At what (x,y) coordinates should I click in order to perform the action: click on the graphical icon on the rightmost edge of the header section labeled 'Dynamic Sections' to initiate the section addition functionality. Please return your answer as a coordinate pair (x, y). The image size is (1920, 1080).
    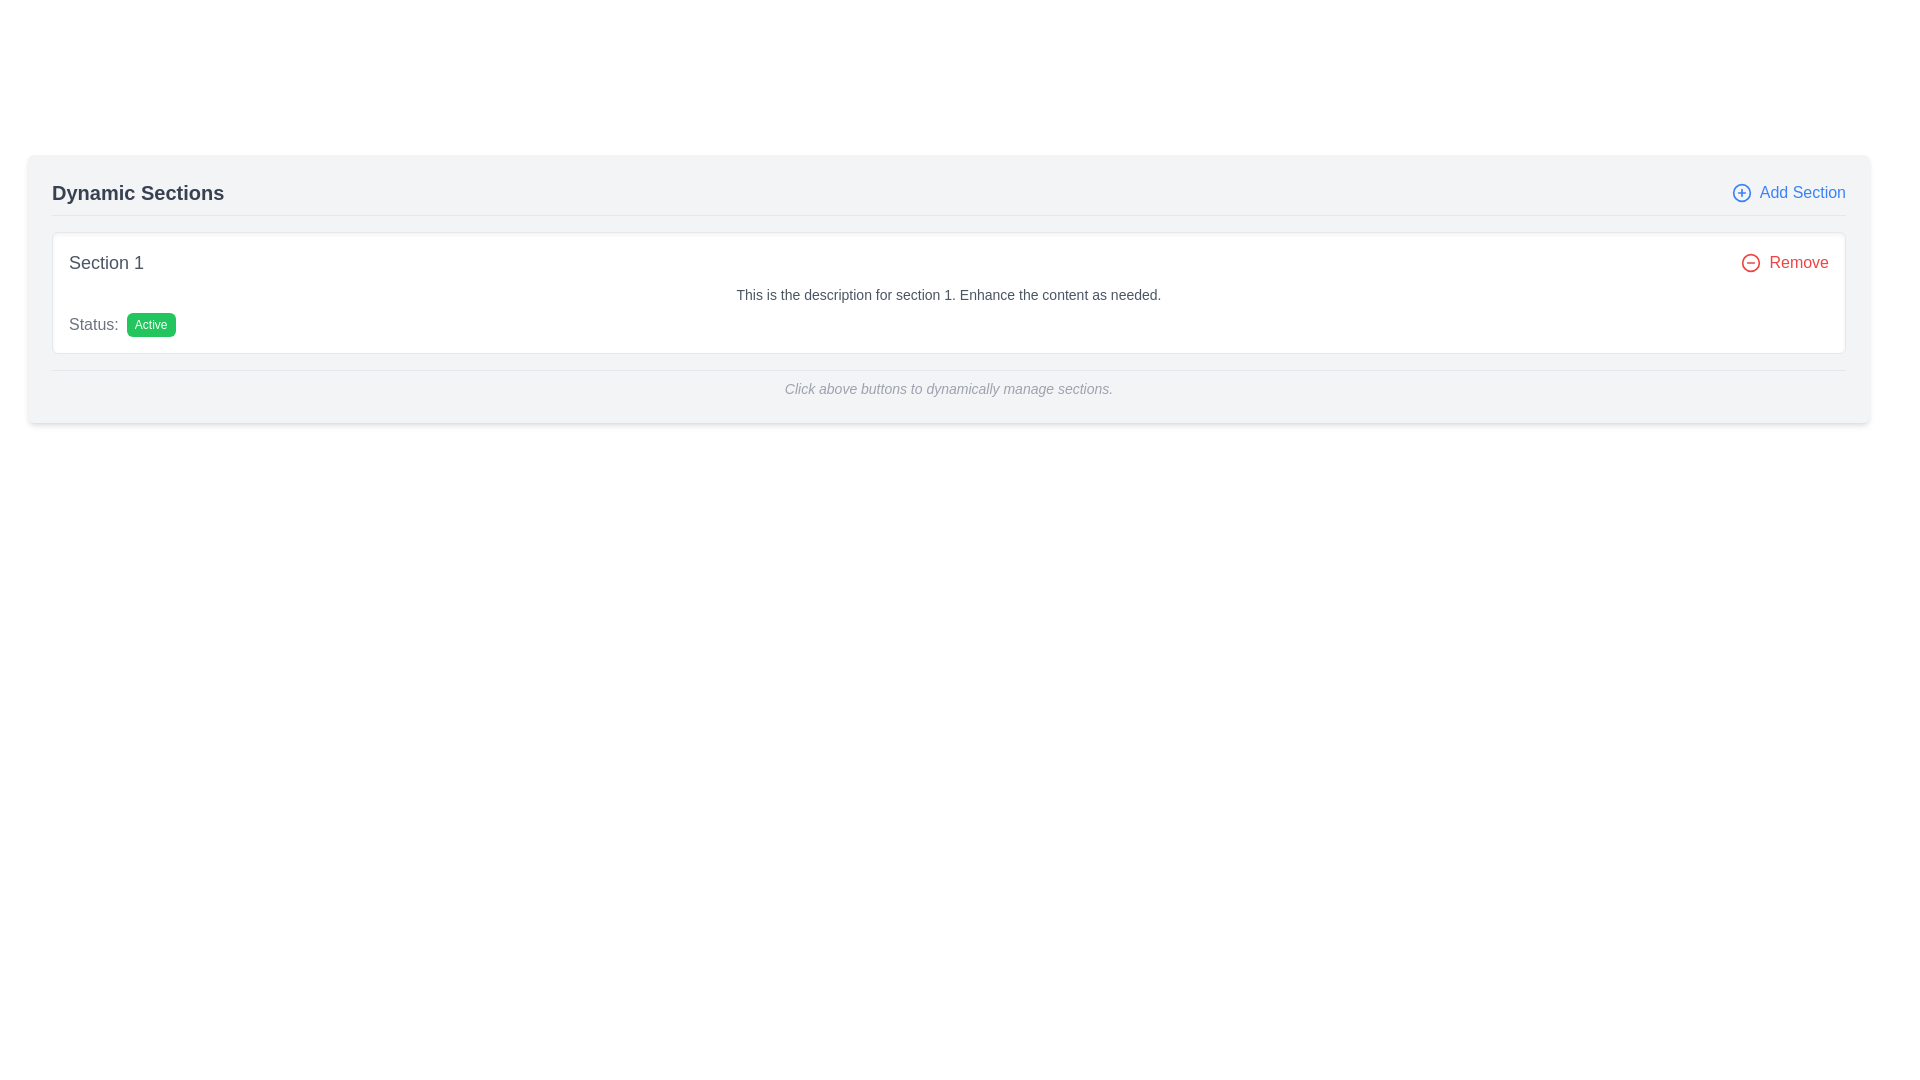
    Looking at the image, I should click on (1740, 192).